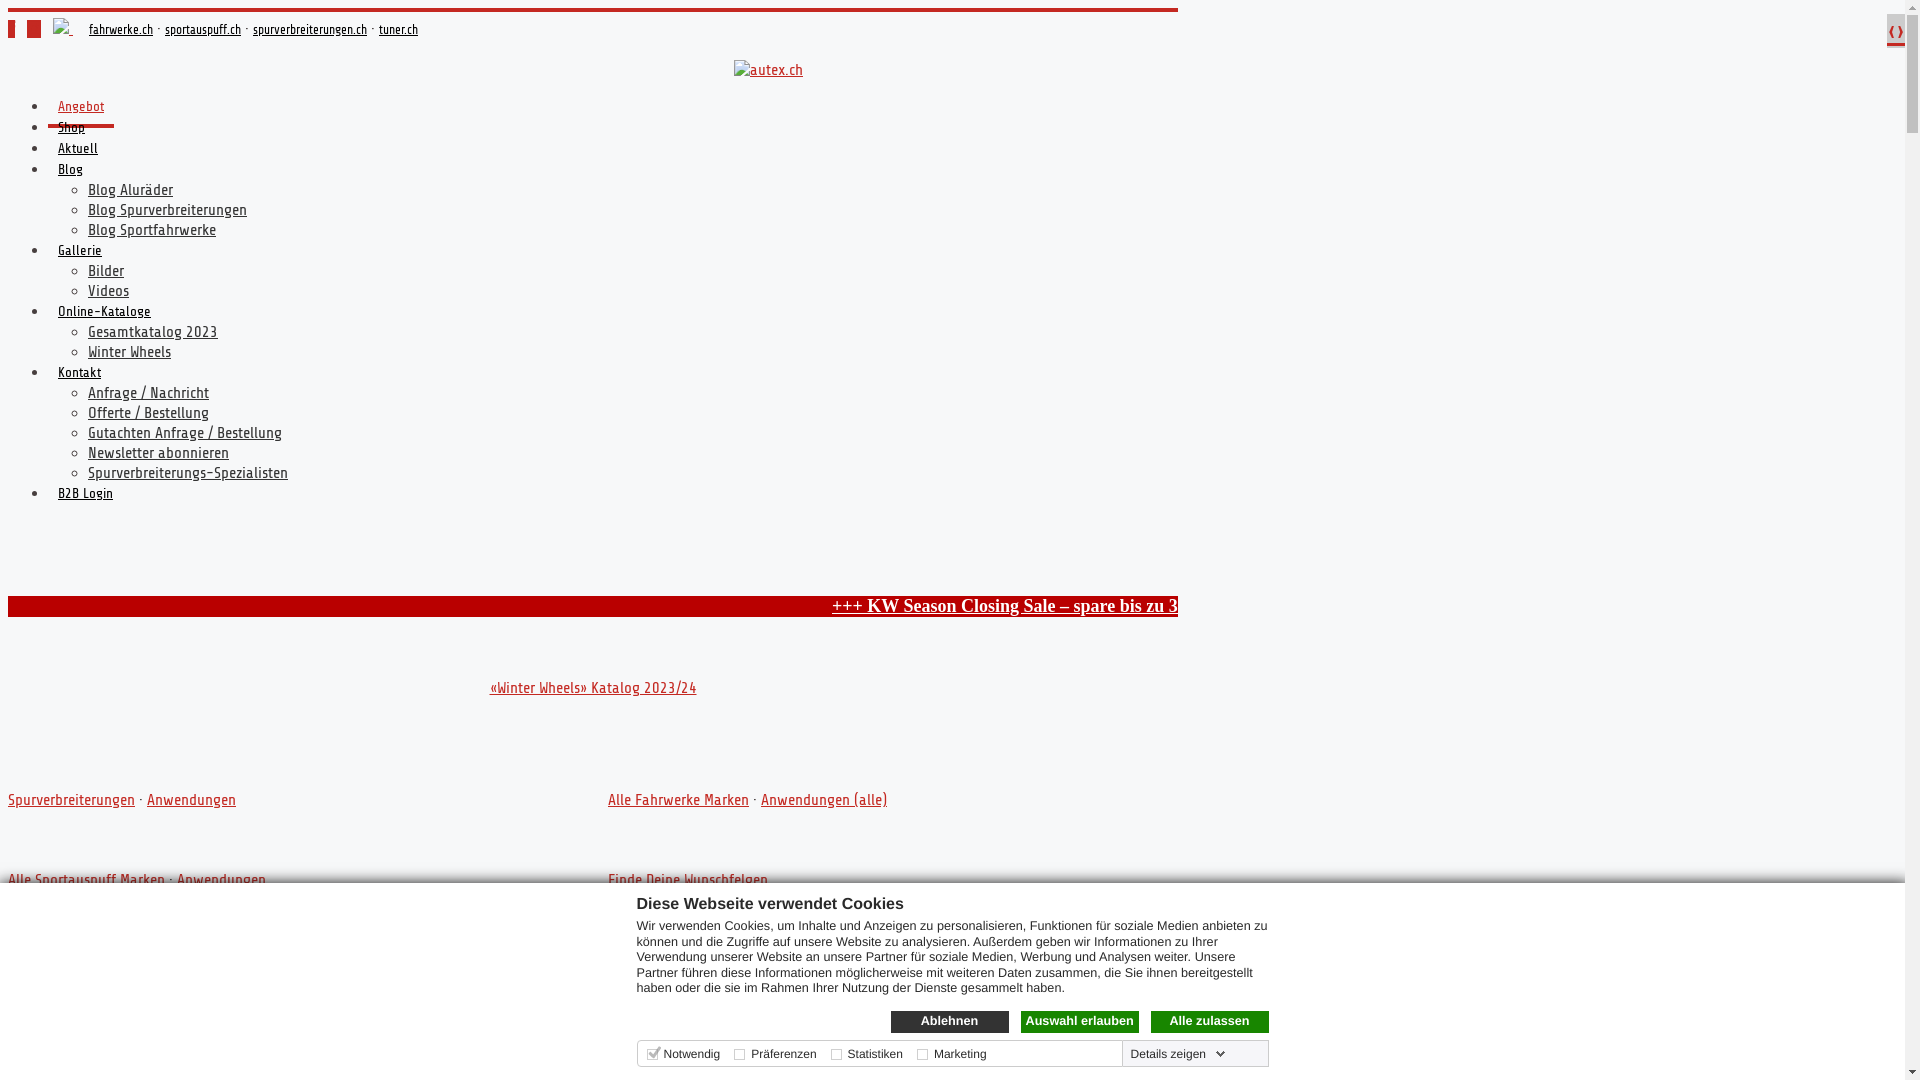 Image resolution: width=1920 pixels, height=1080 pixels. Describe the element at coordinates (157, 452) in the screenshot. I see `'Newsletter abonnieren'` at that location.